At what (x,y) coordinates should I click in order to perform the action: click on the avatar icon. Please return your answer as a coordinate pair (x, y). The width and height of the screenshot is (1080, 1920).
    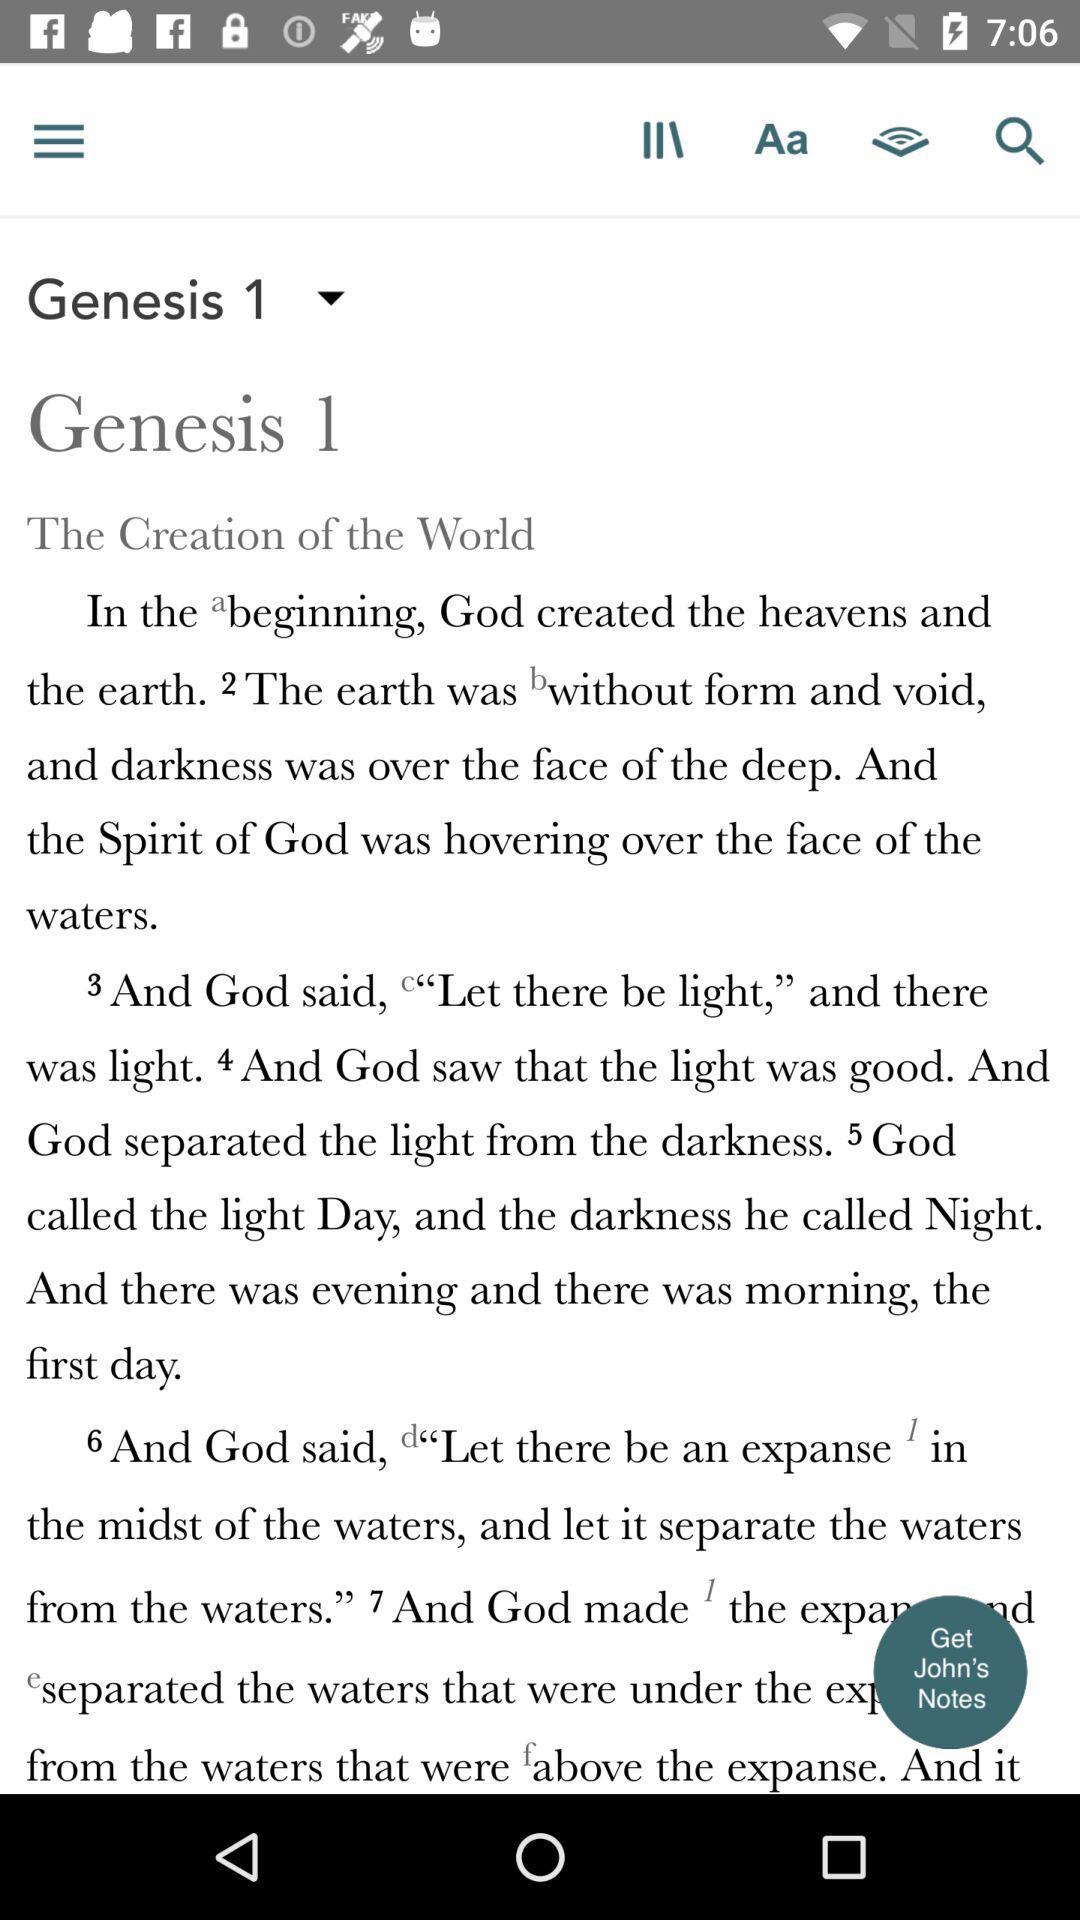
    Looking at the image, I should click on (948, 1671).